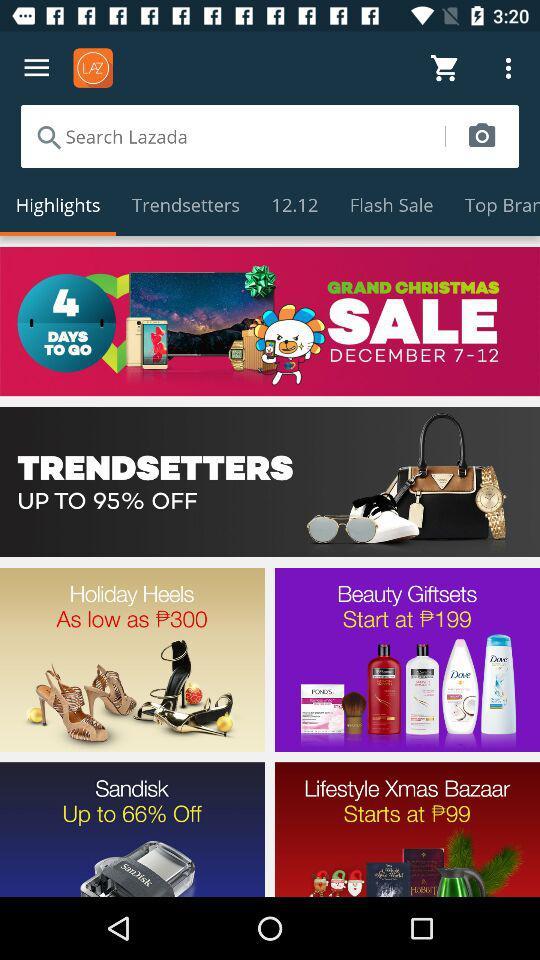  Describe the element at coordinates (231, 135) in the screenshot. I see `the item above the highlights item` at that location.